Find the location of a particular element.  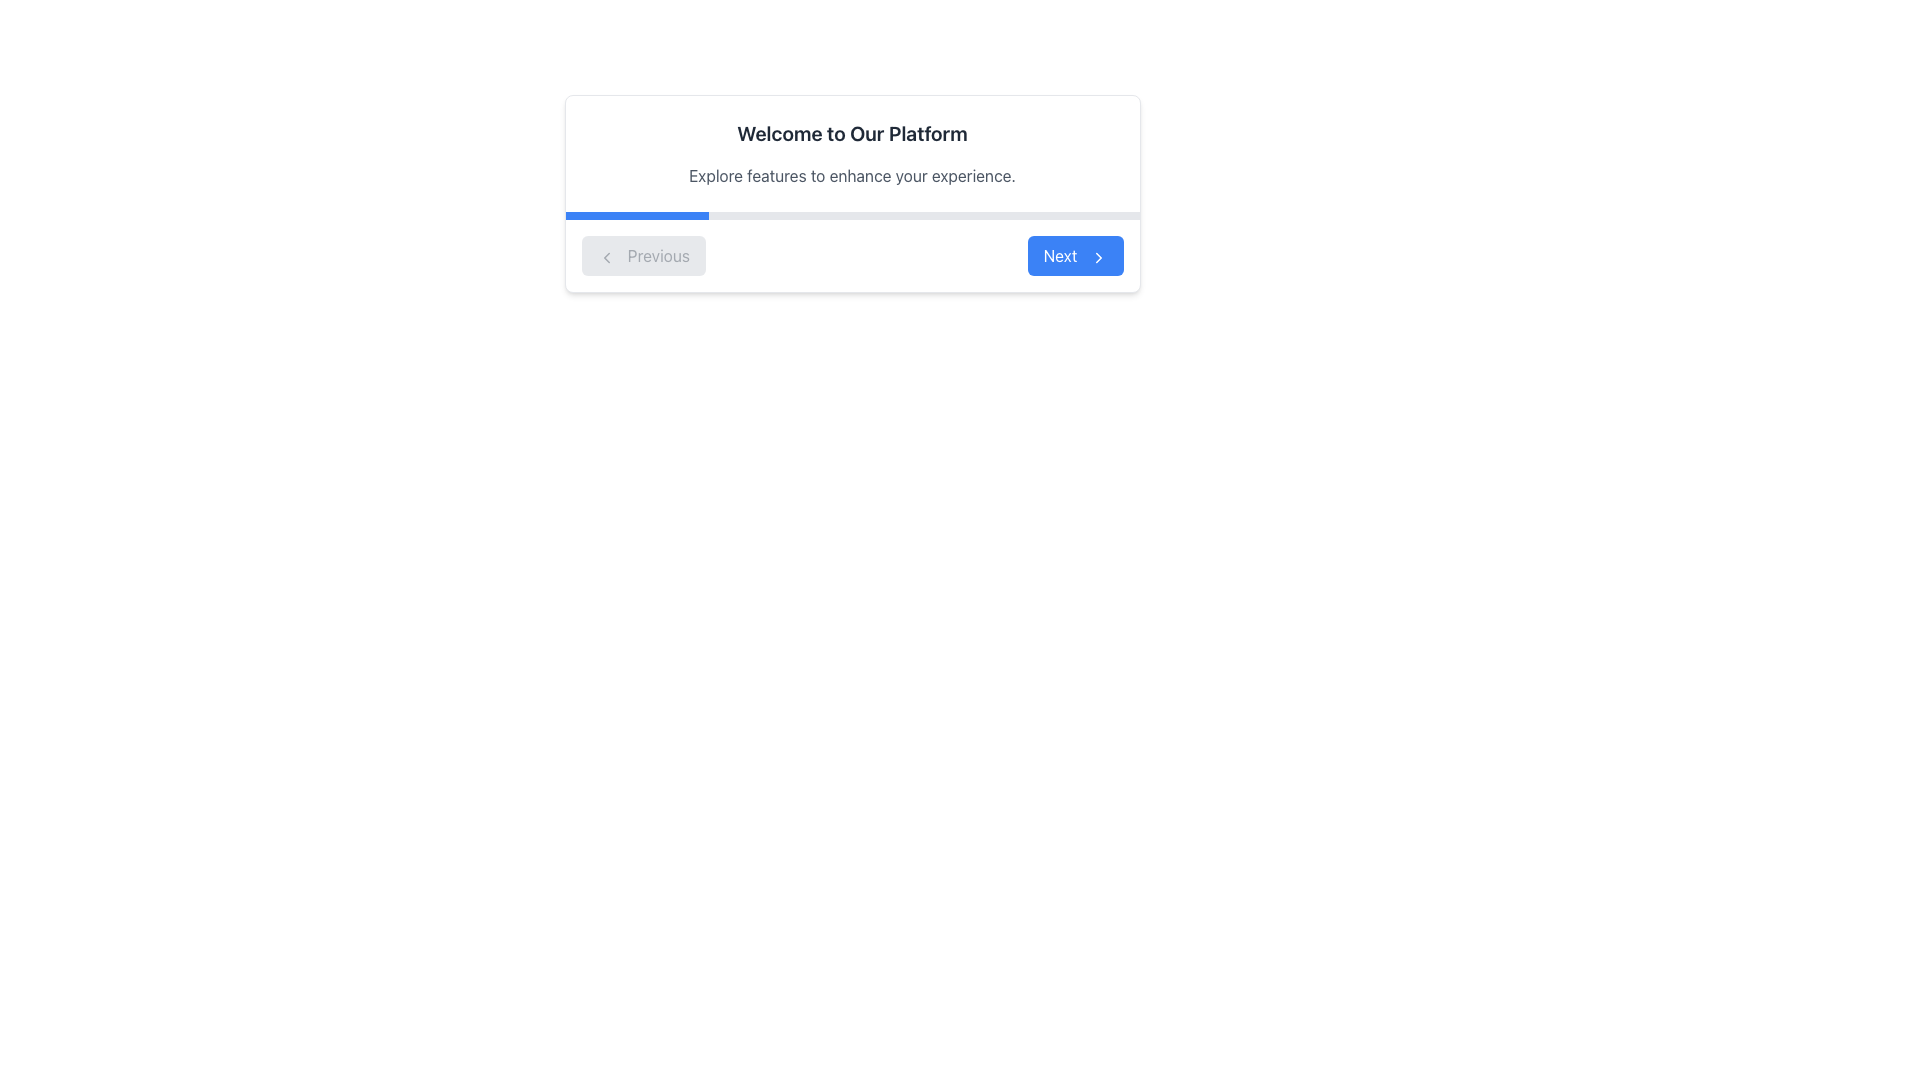

the Text Label that provides a descriptive or motivational message below the heading 'Welcome to Our Platform.' is located at coordinates (852, 175).